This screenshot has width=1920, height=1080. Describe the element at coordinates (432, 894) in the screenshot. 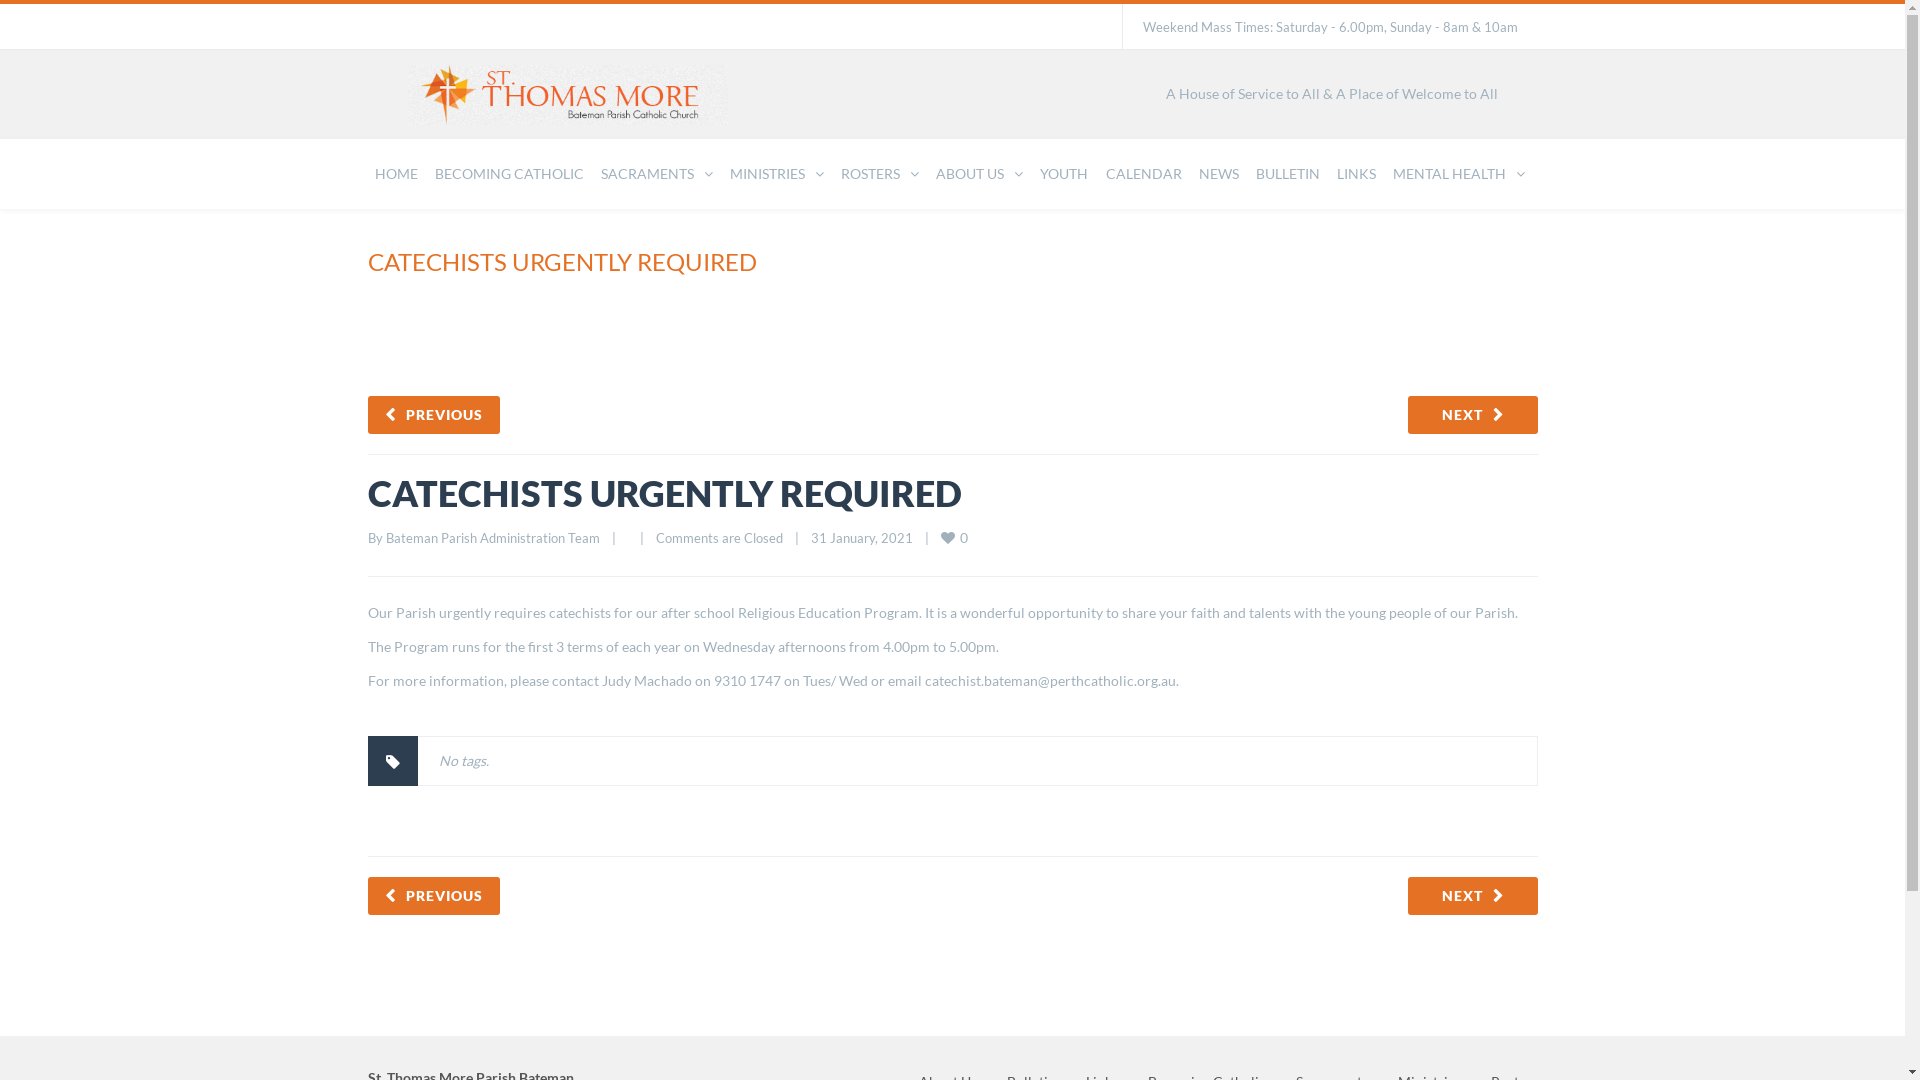

I see `'PREVIOUS'` at that location.